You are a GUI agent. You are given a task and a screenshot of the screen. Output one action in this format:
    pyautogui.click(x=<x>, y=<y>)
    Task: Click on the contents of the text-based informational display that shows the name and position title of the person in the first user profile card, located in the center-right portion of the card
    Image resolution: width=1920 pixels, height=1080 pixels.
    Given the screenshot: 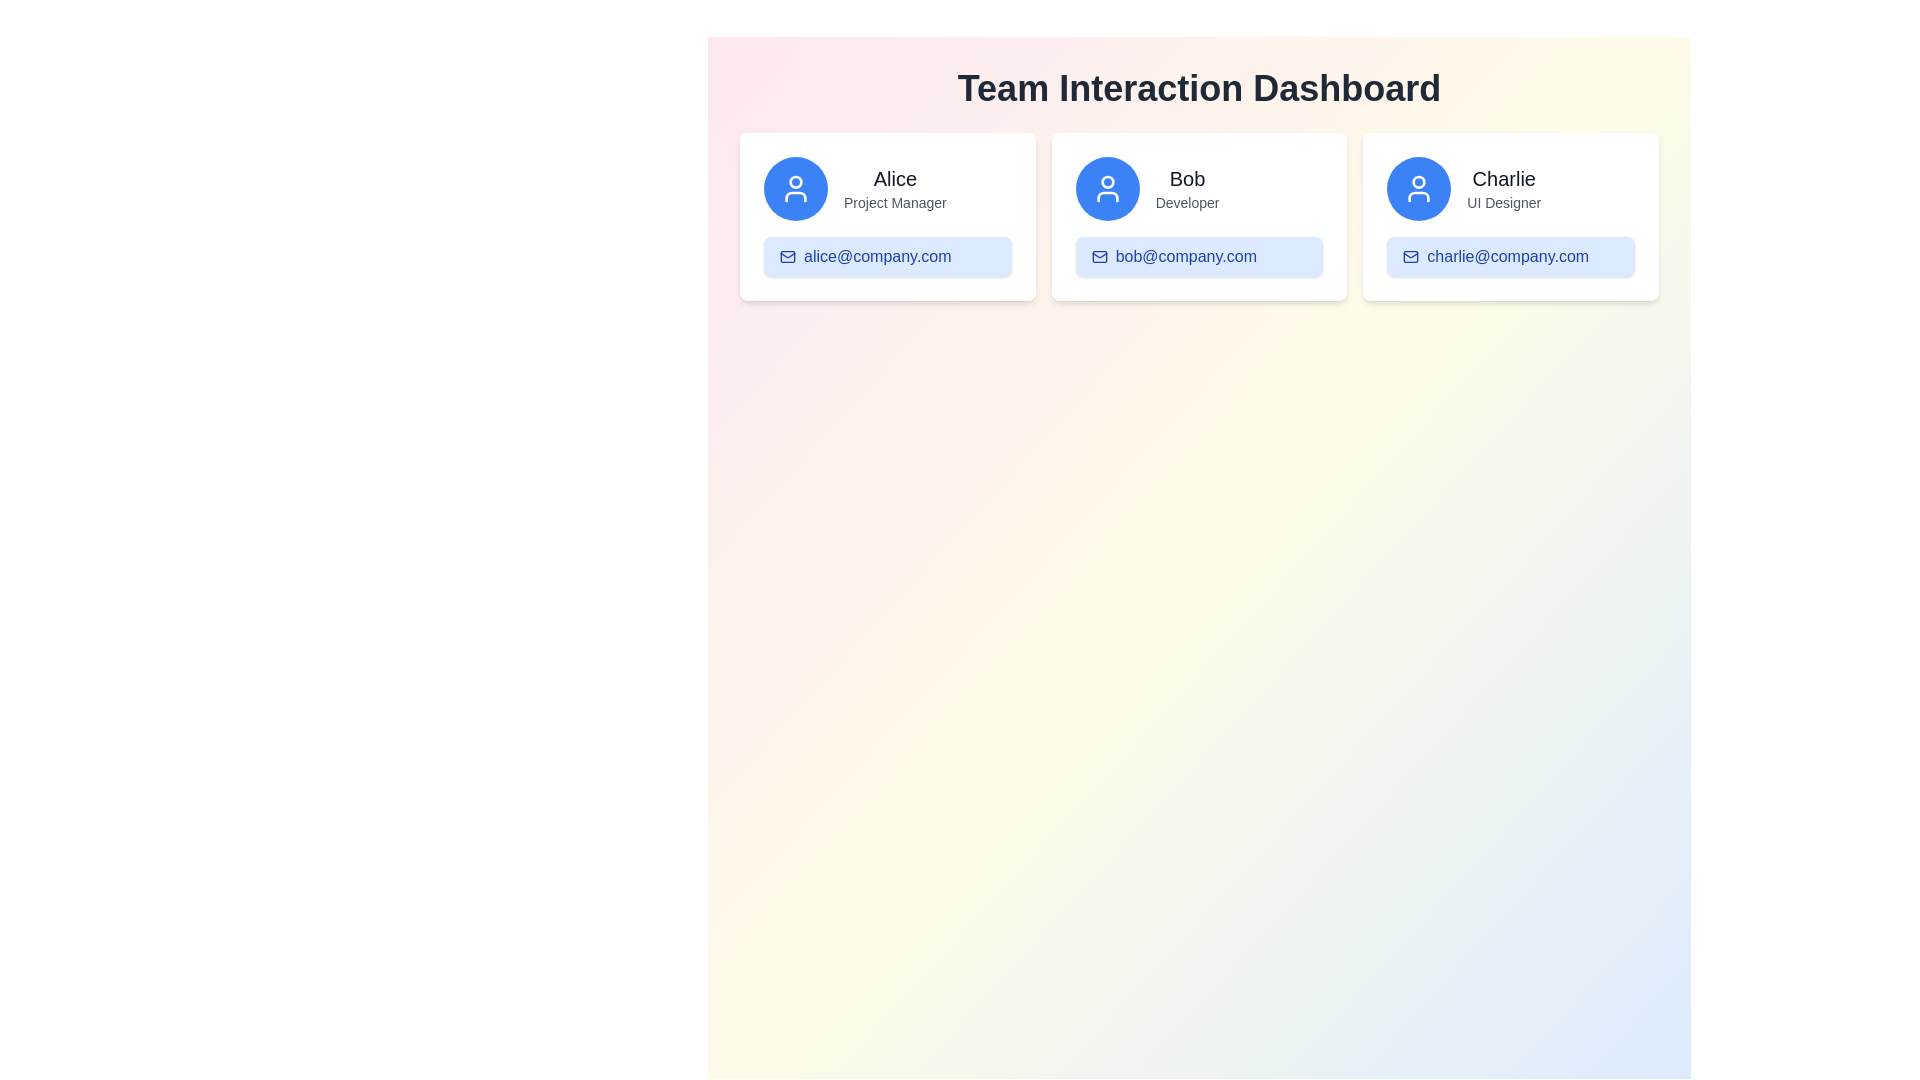 What is the action you would take?
    pyautogui.click(x=894, y=189)
    